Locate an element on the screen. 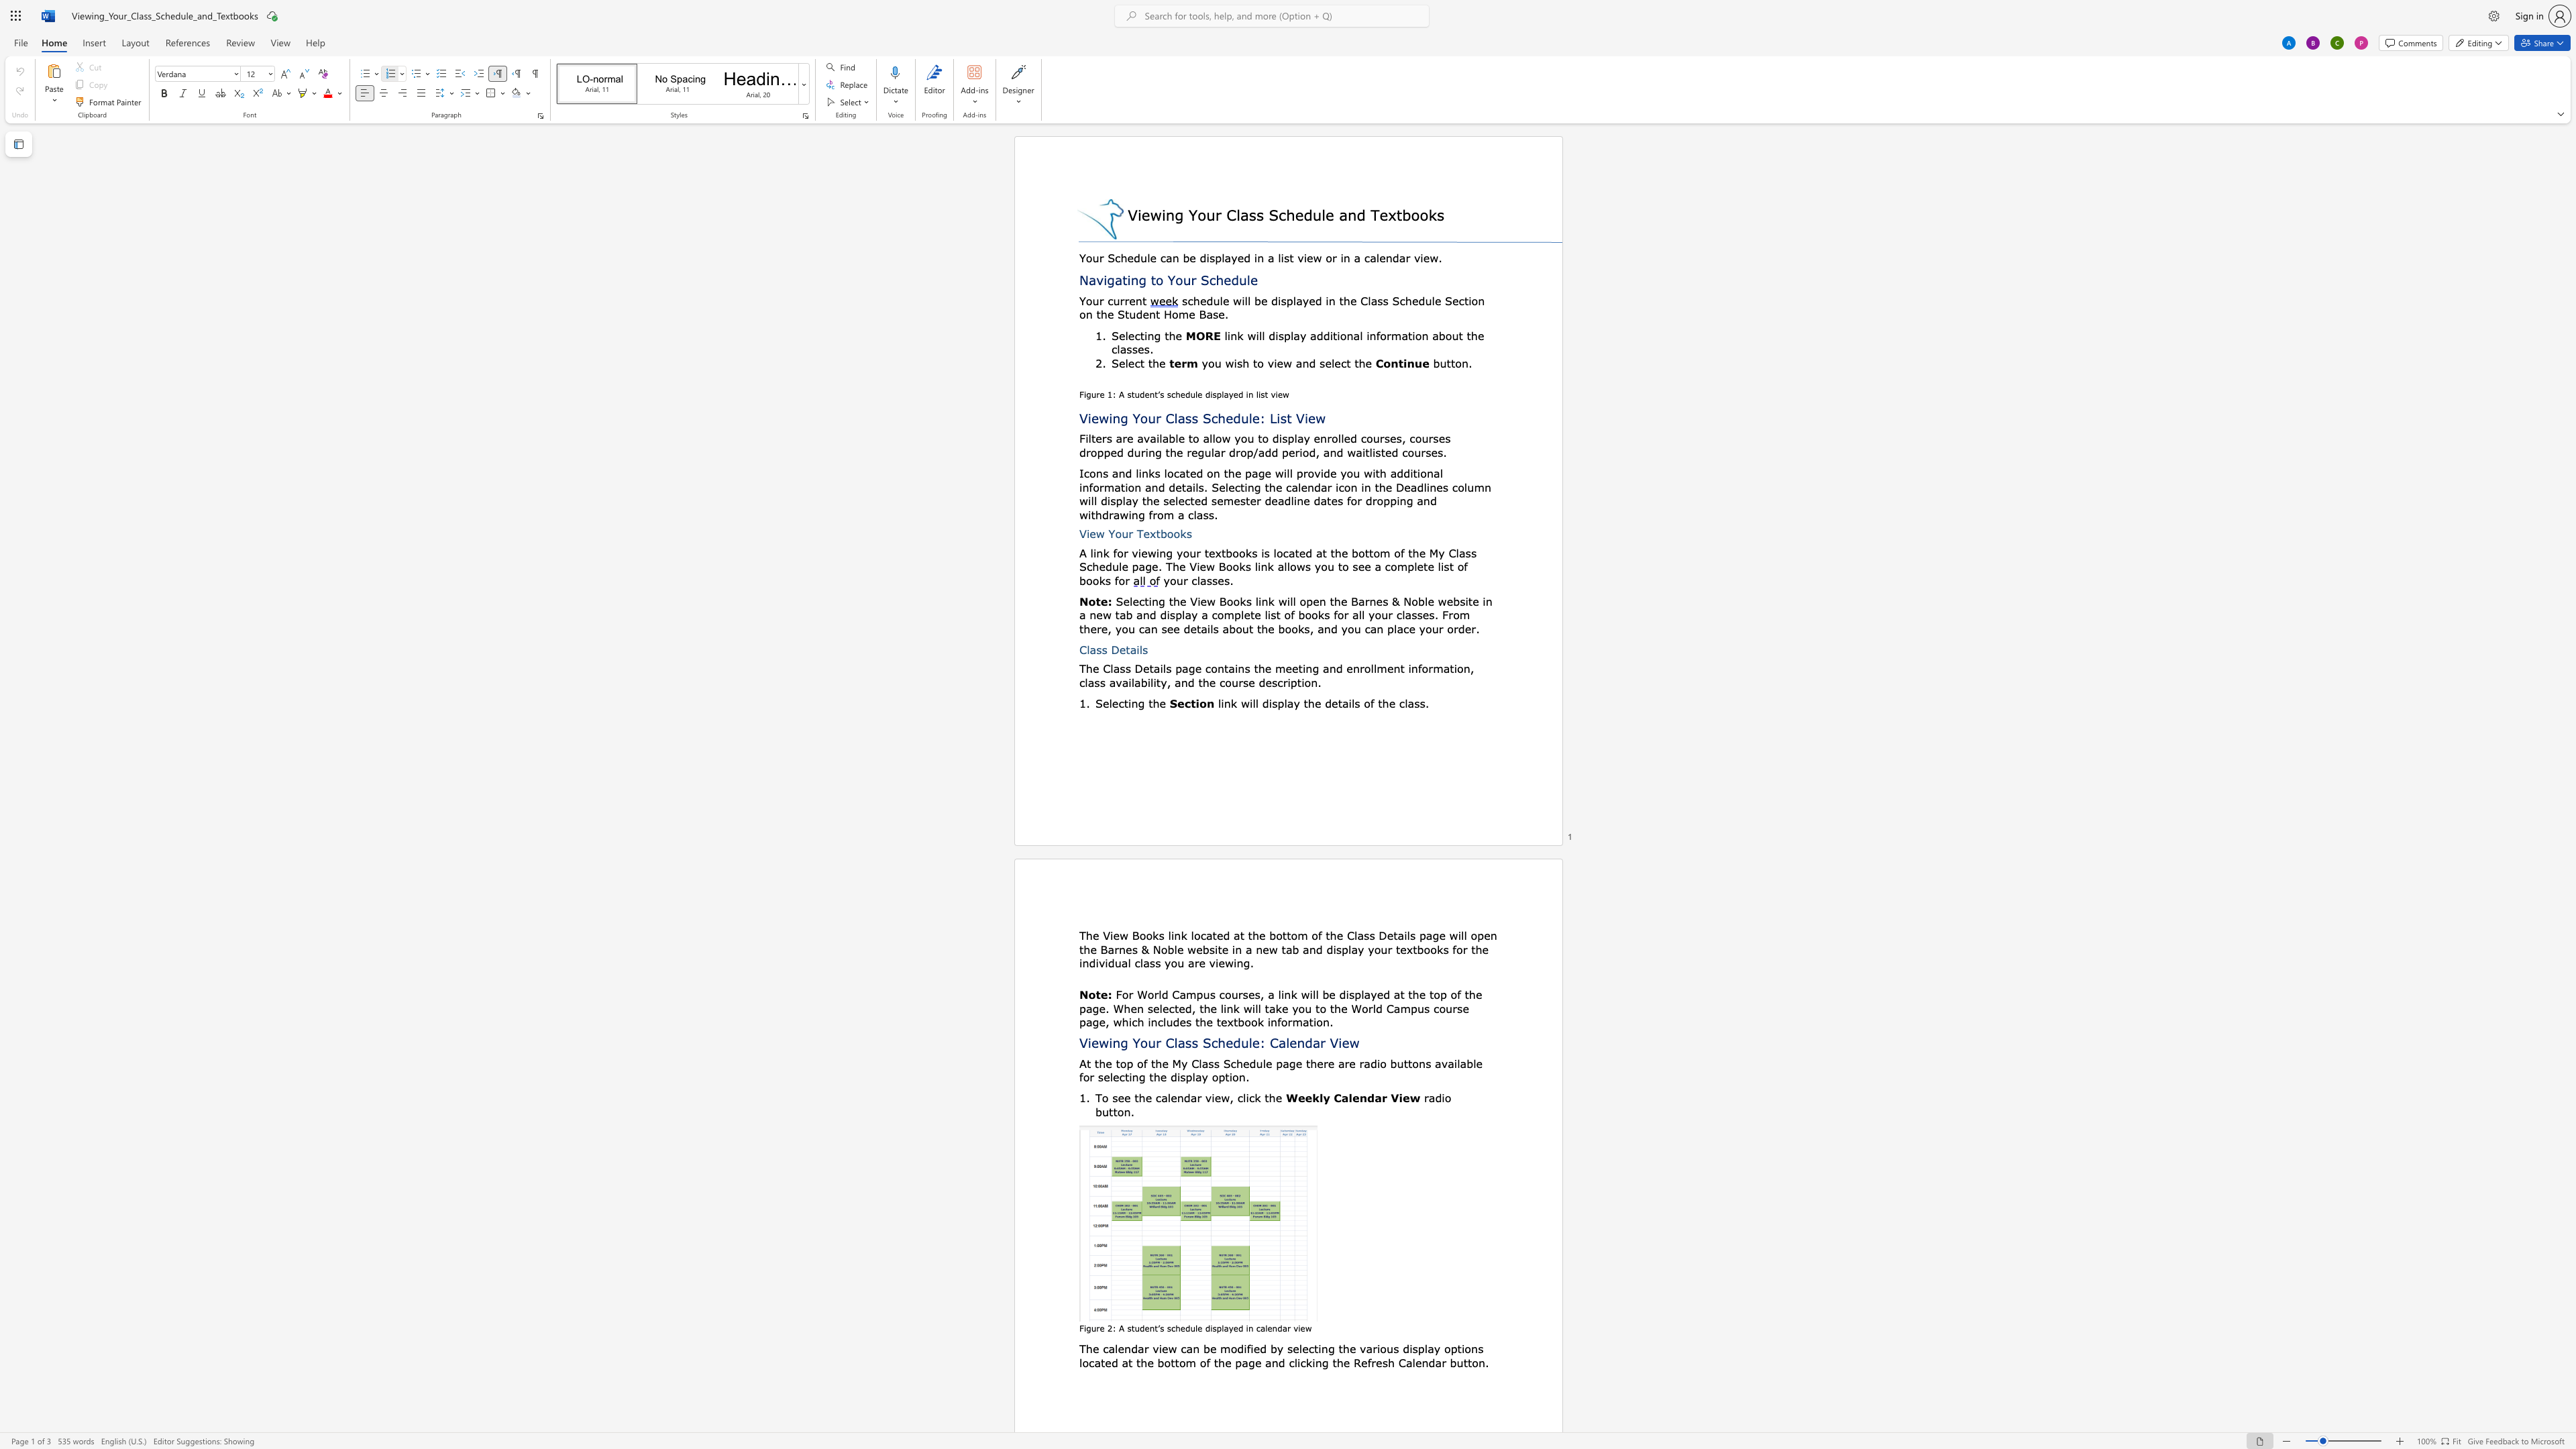 The width and height of the screenshot is (2576, 1449). the 1th character "d" in the text is located at coordinates (1133, 1348).